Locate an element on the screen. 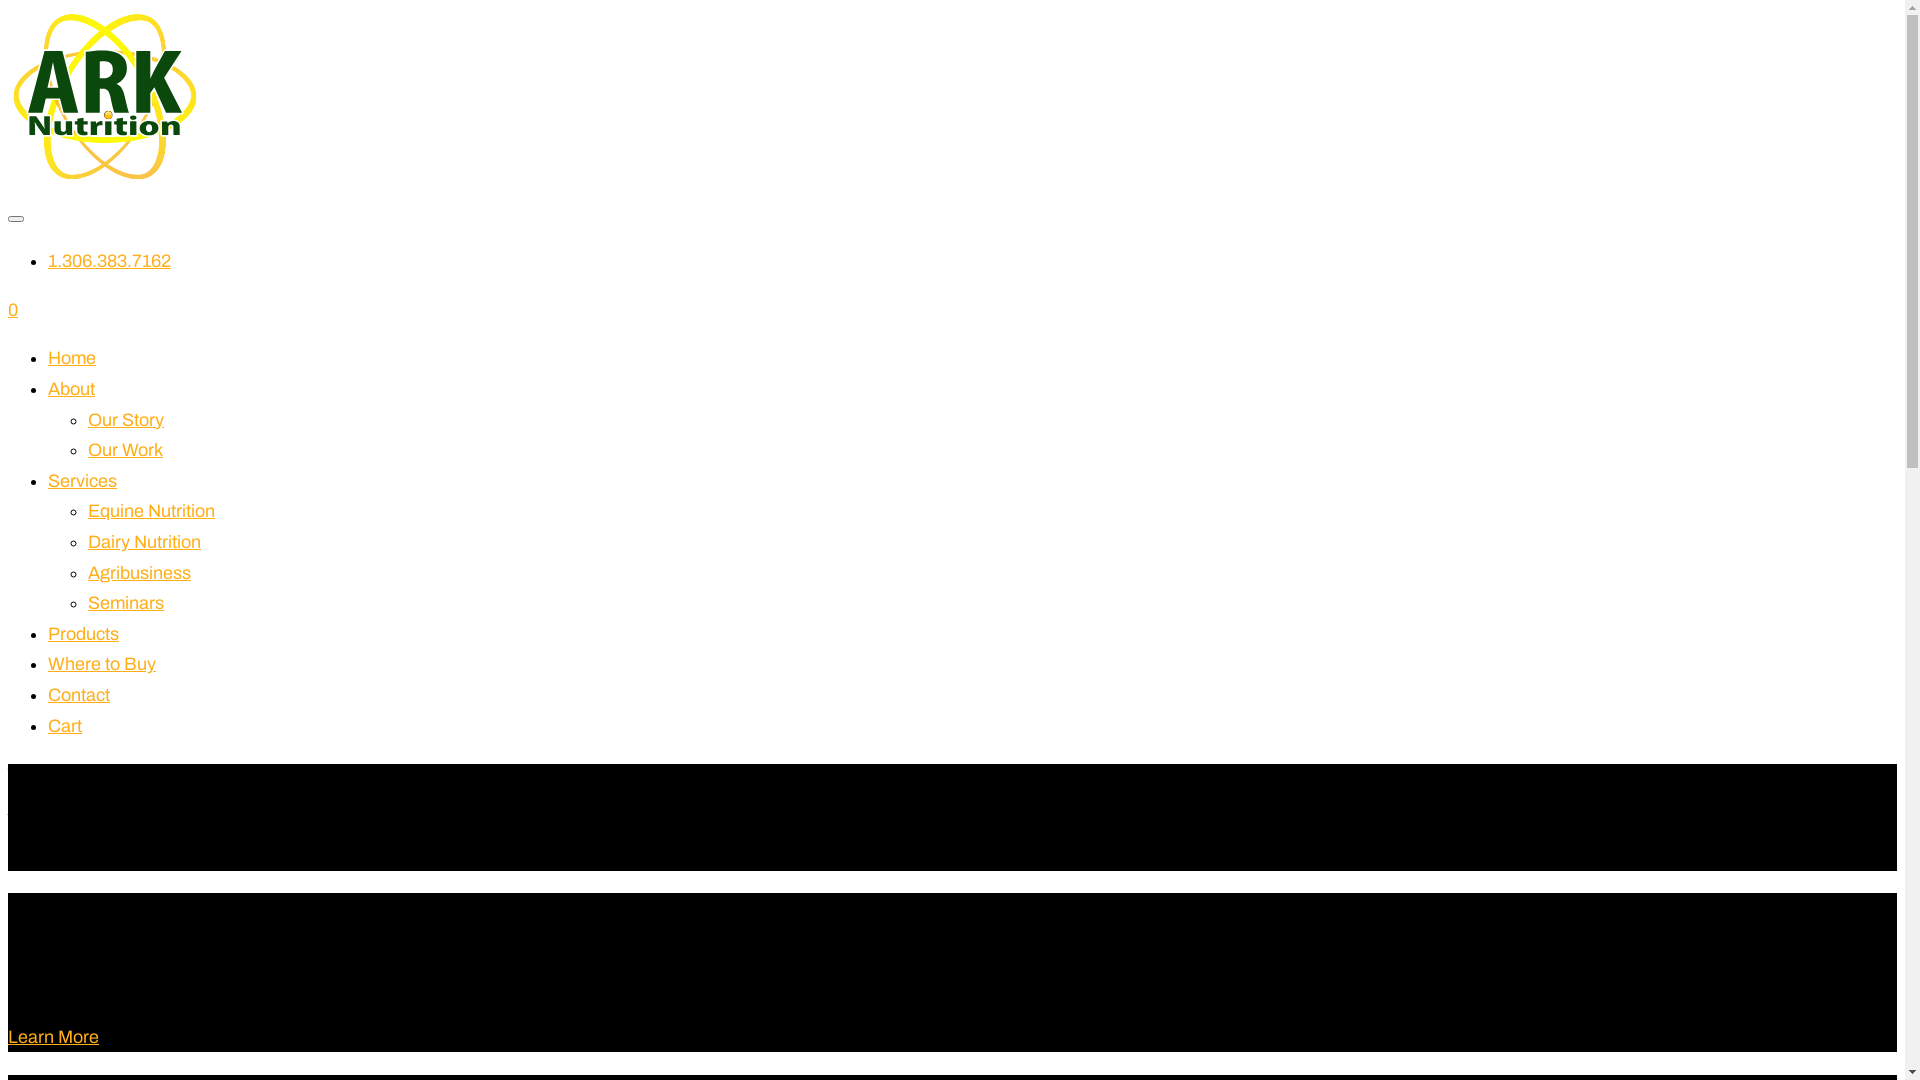 The width and height of the screenshot is (1920, 1080). 'Where to Buy' is located at coordinates (100, 663).